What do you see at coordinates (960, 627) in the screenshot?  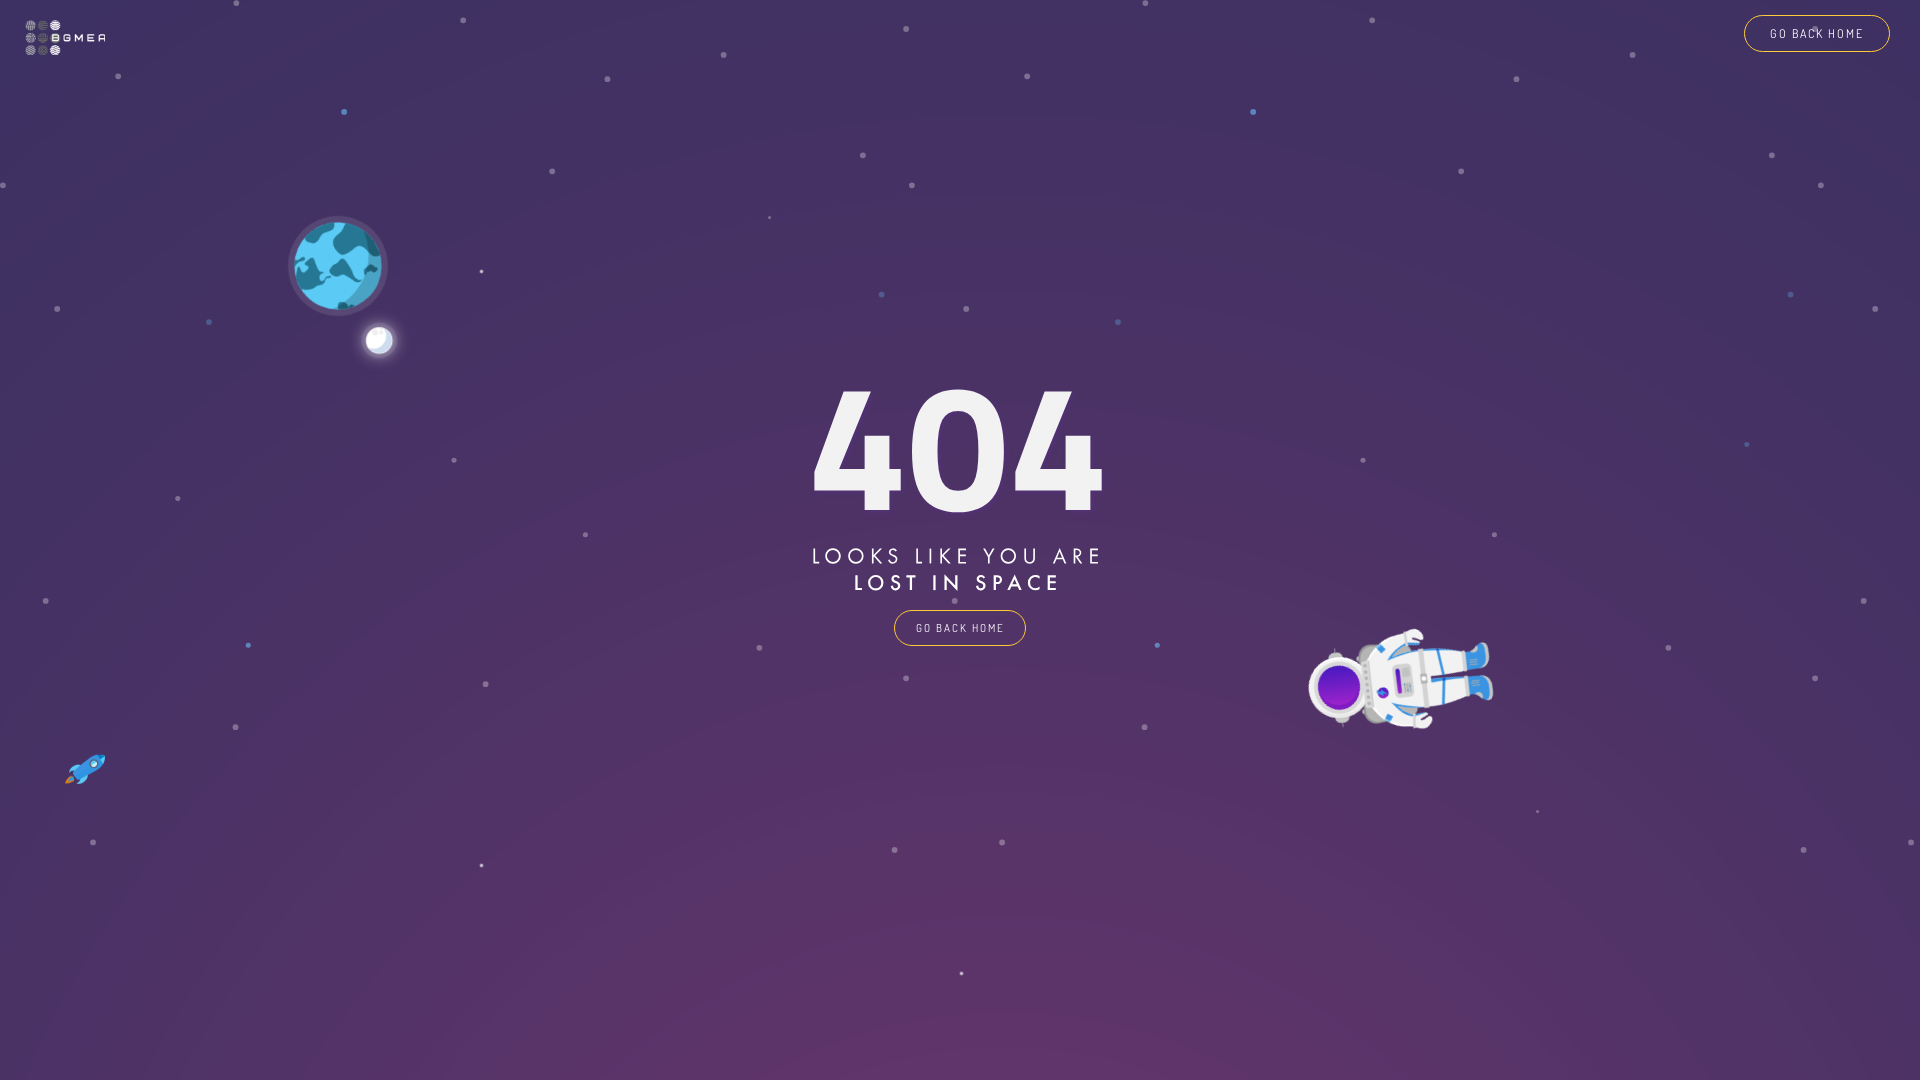 I see `'GO BACK HOME'` at bounding box center [960, 627].